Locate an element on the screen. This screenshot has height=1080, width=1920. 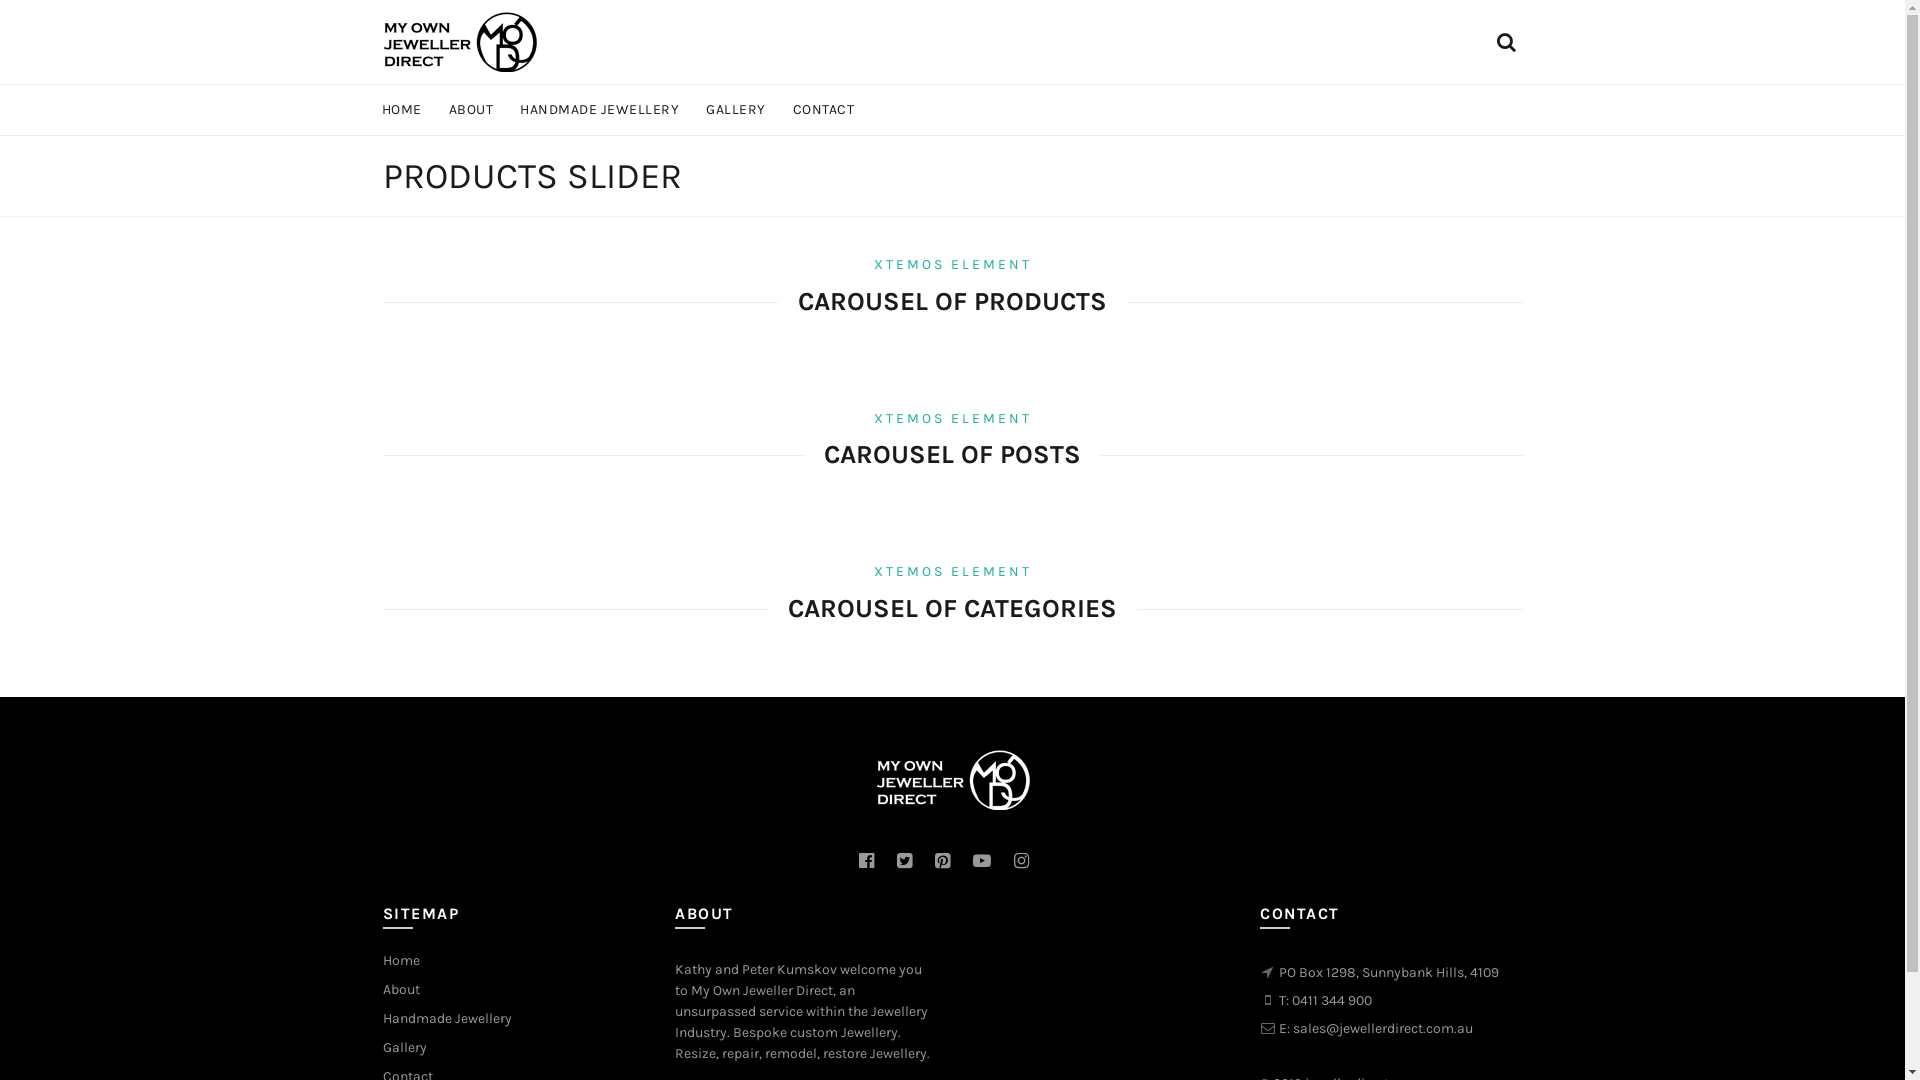
'Search' is located at coordinates (39, 59).